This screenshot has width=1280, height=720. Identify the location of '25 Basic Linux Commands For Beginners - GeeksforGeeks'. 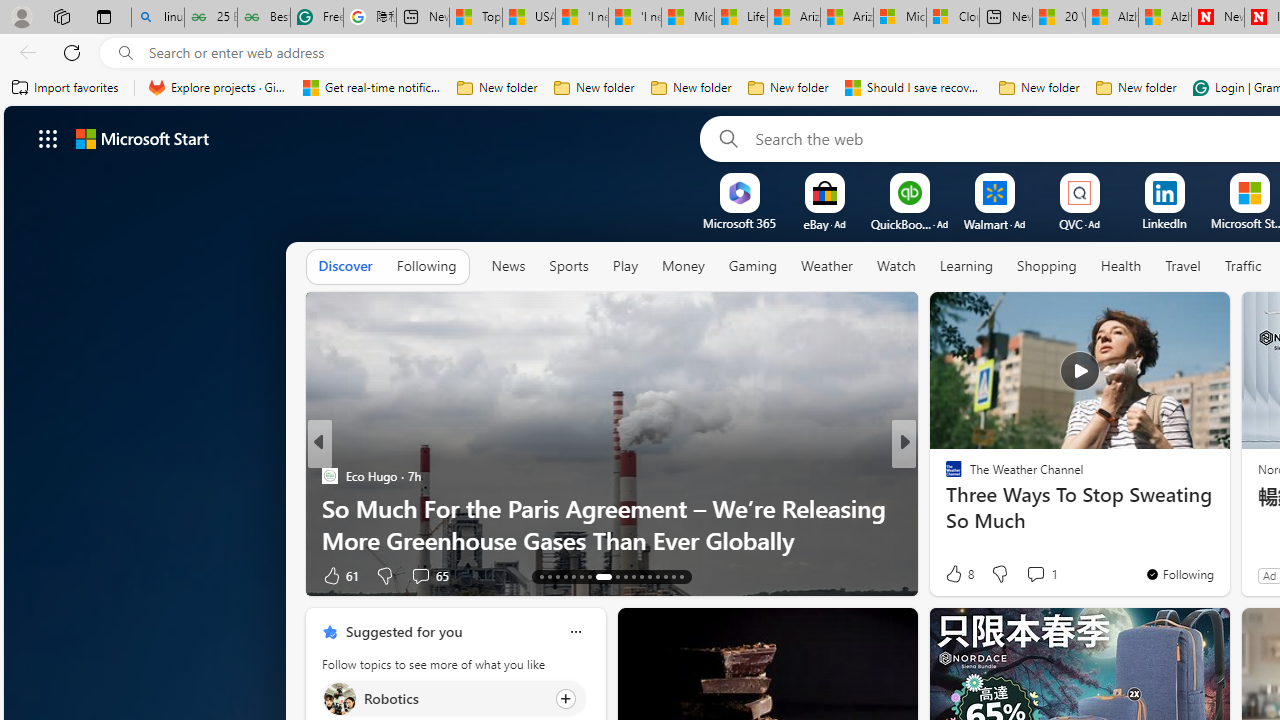
(211, 17).